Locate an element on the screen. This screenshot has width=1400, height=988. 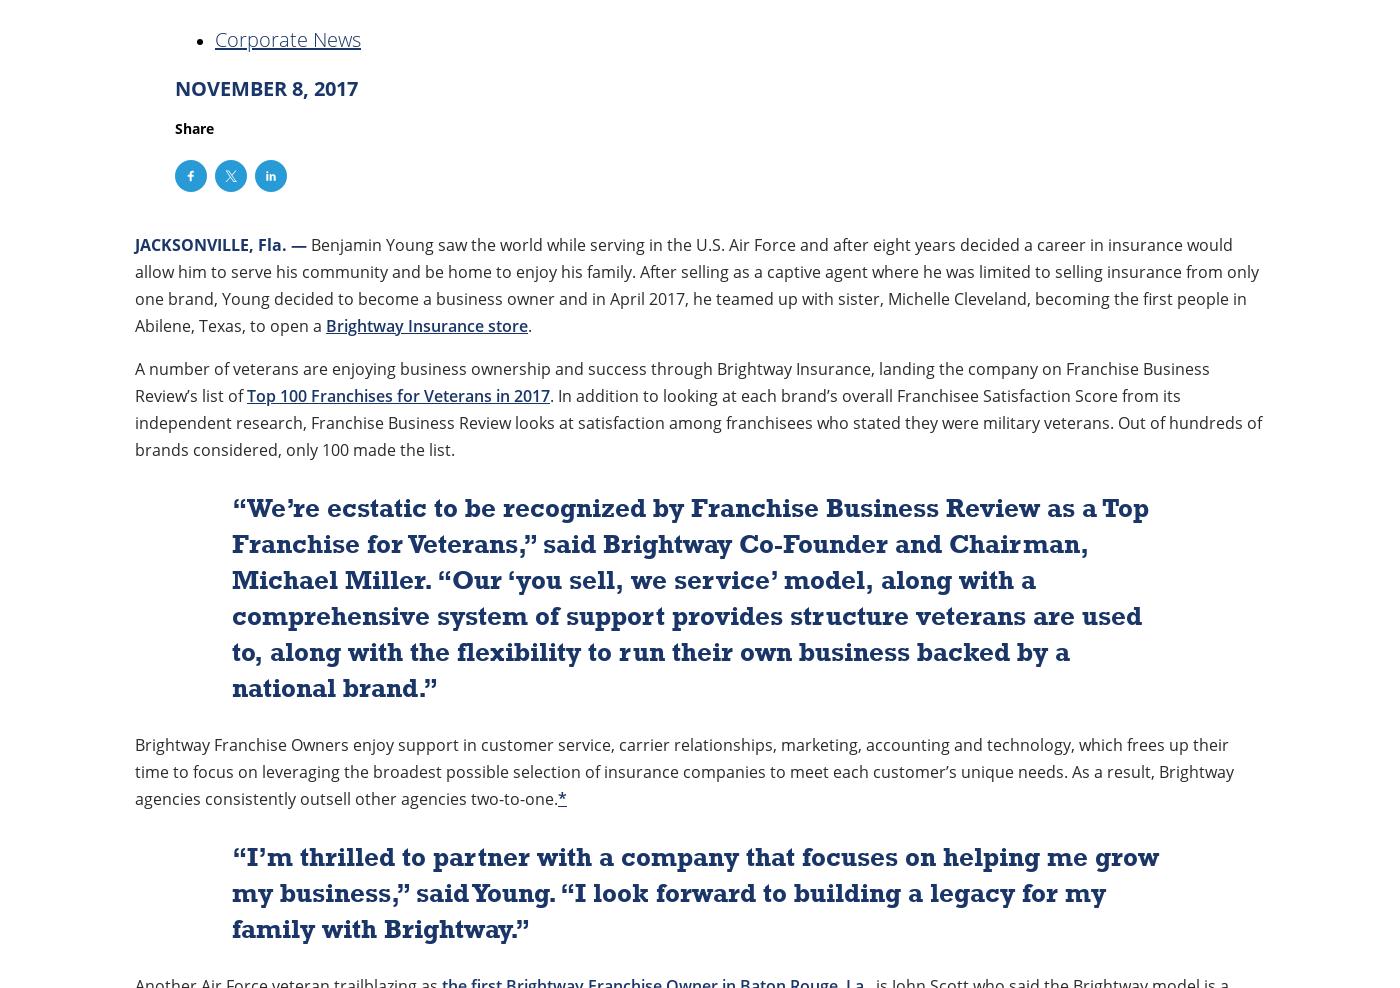
'November 8, 2017' is located at coordinates (266, 88).